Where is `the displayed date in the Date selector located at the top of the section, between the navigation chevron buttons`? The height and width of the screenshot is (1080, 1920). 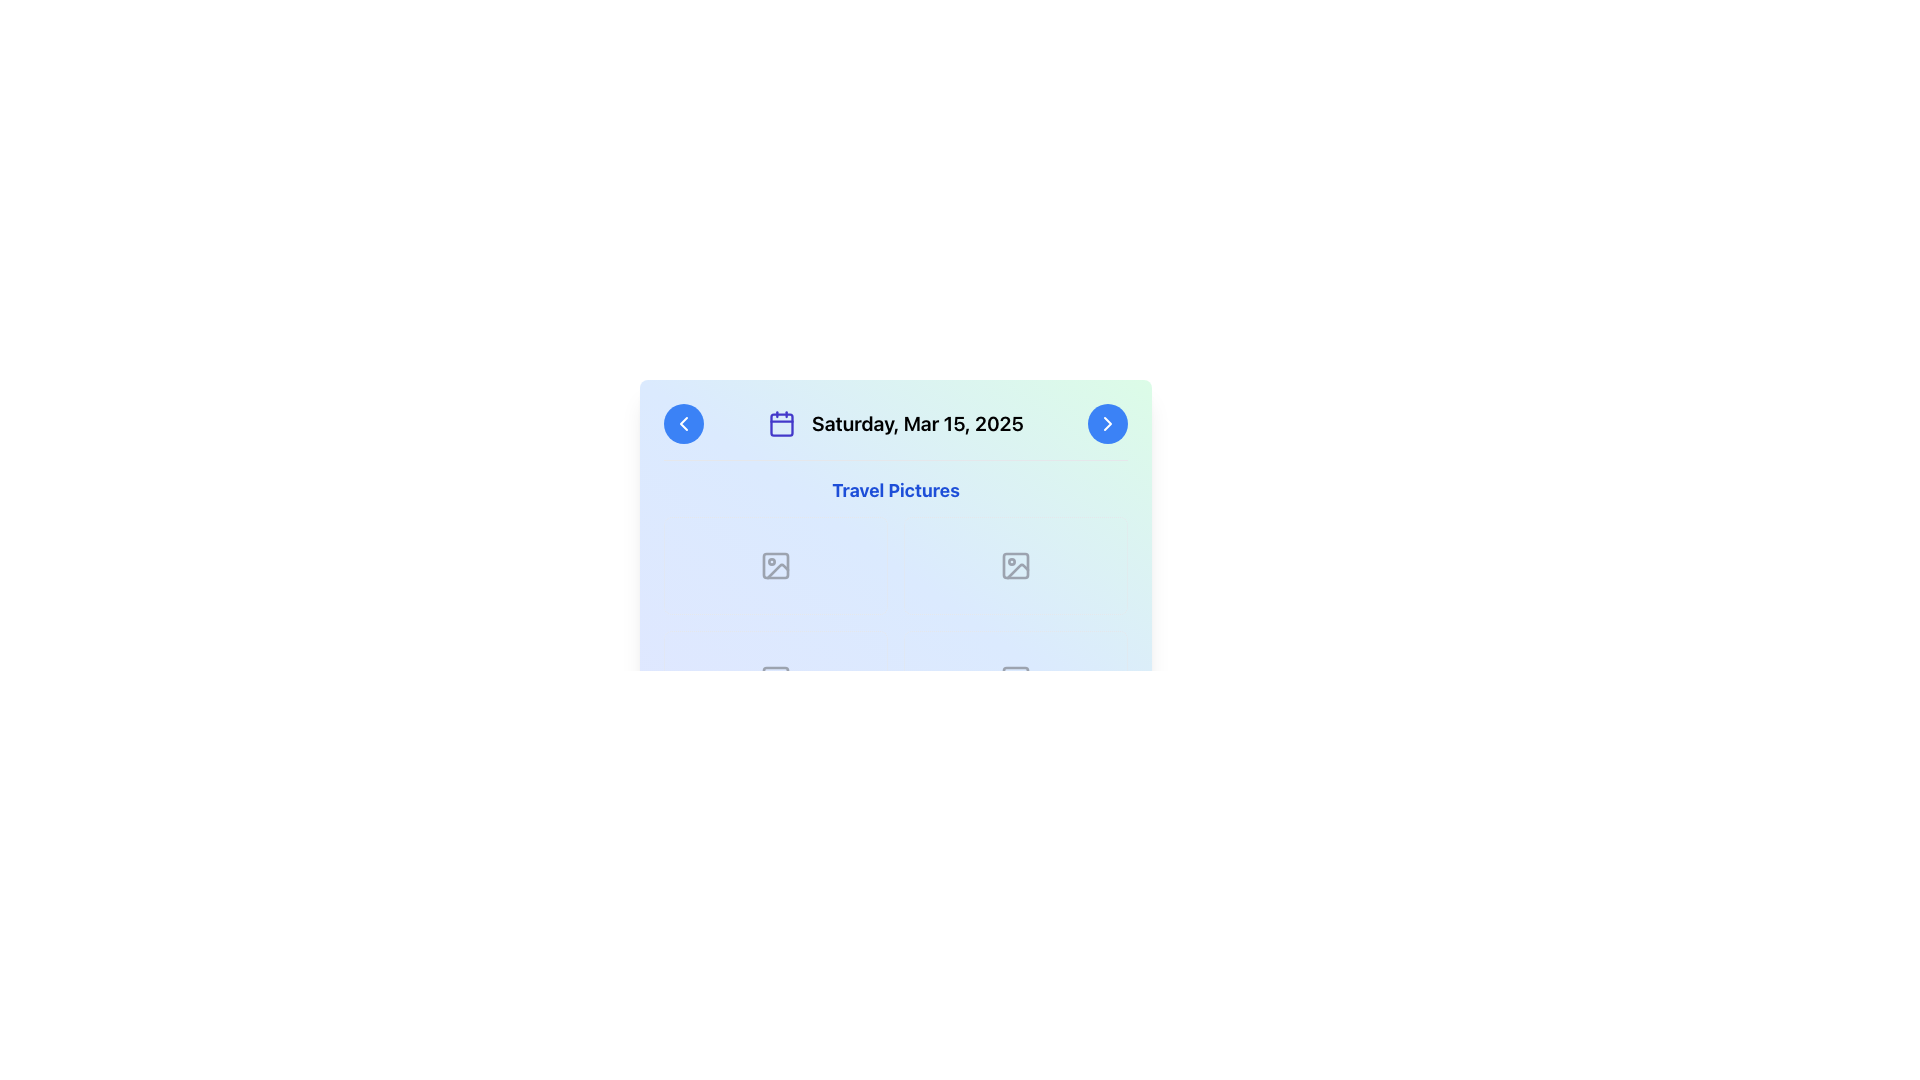
the displayed date in the Date selector located at the top of the section, between the navigation chevron buttons is located at coordinates (895, 423).